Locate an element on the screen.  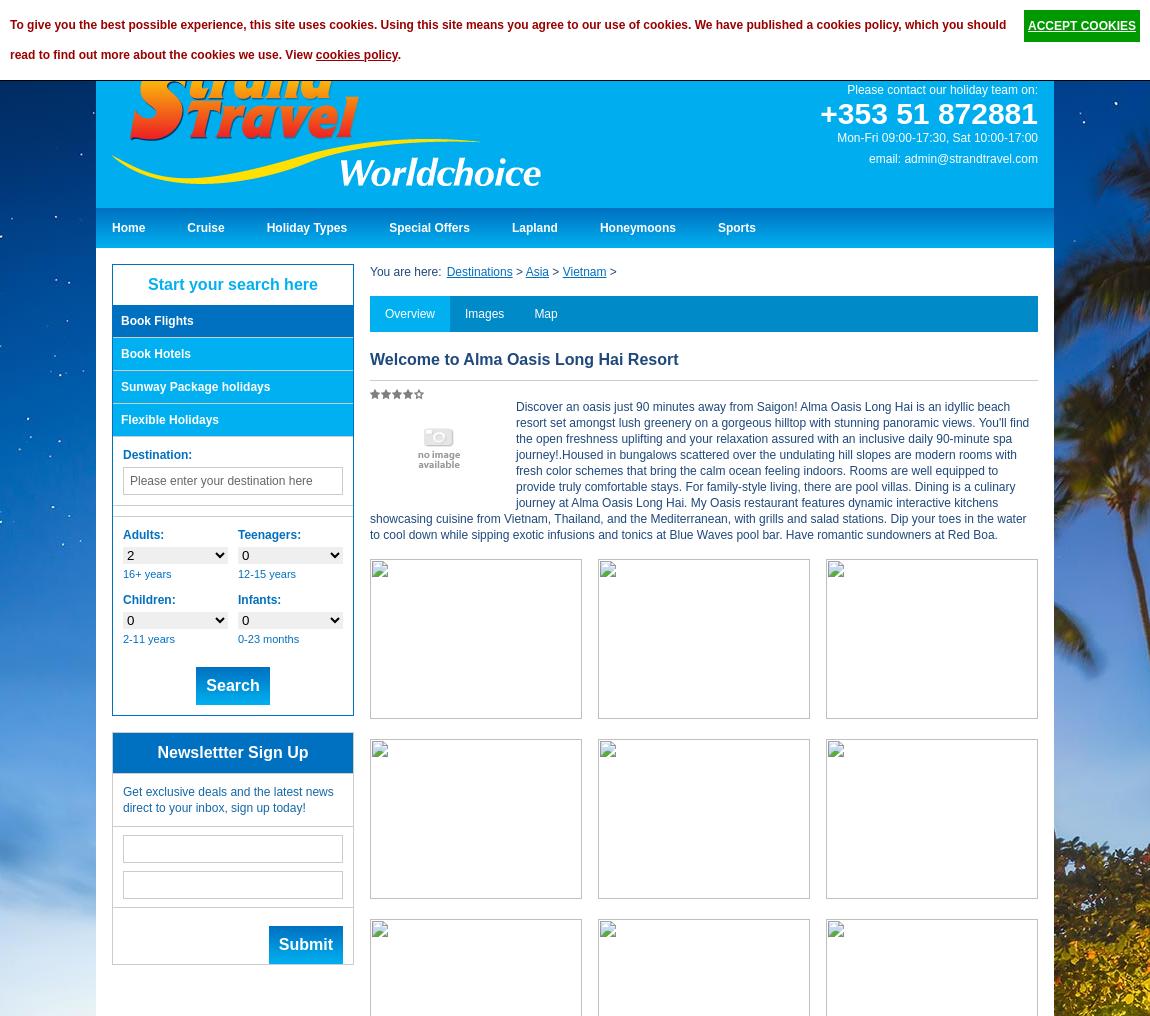
'Sunway Package holidays' is located at coordinates (194, 385).